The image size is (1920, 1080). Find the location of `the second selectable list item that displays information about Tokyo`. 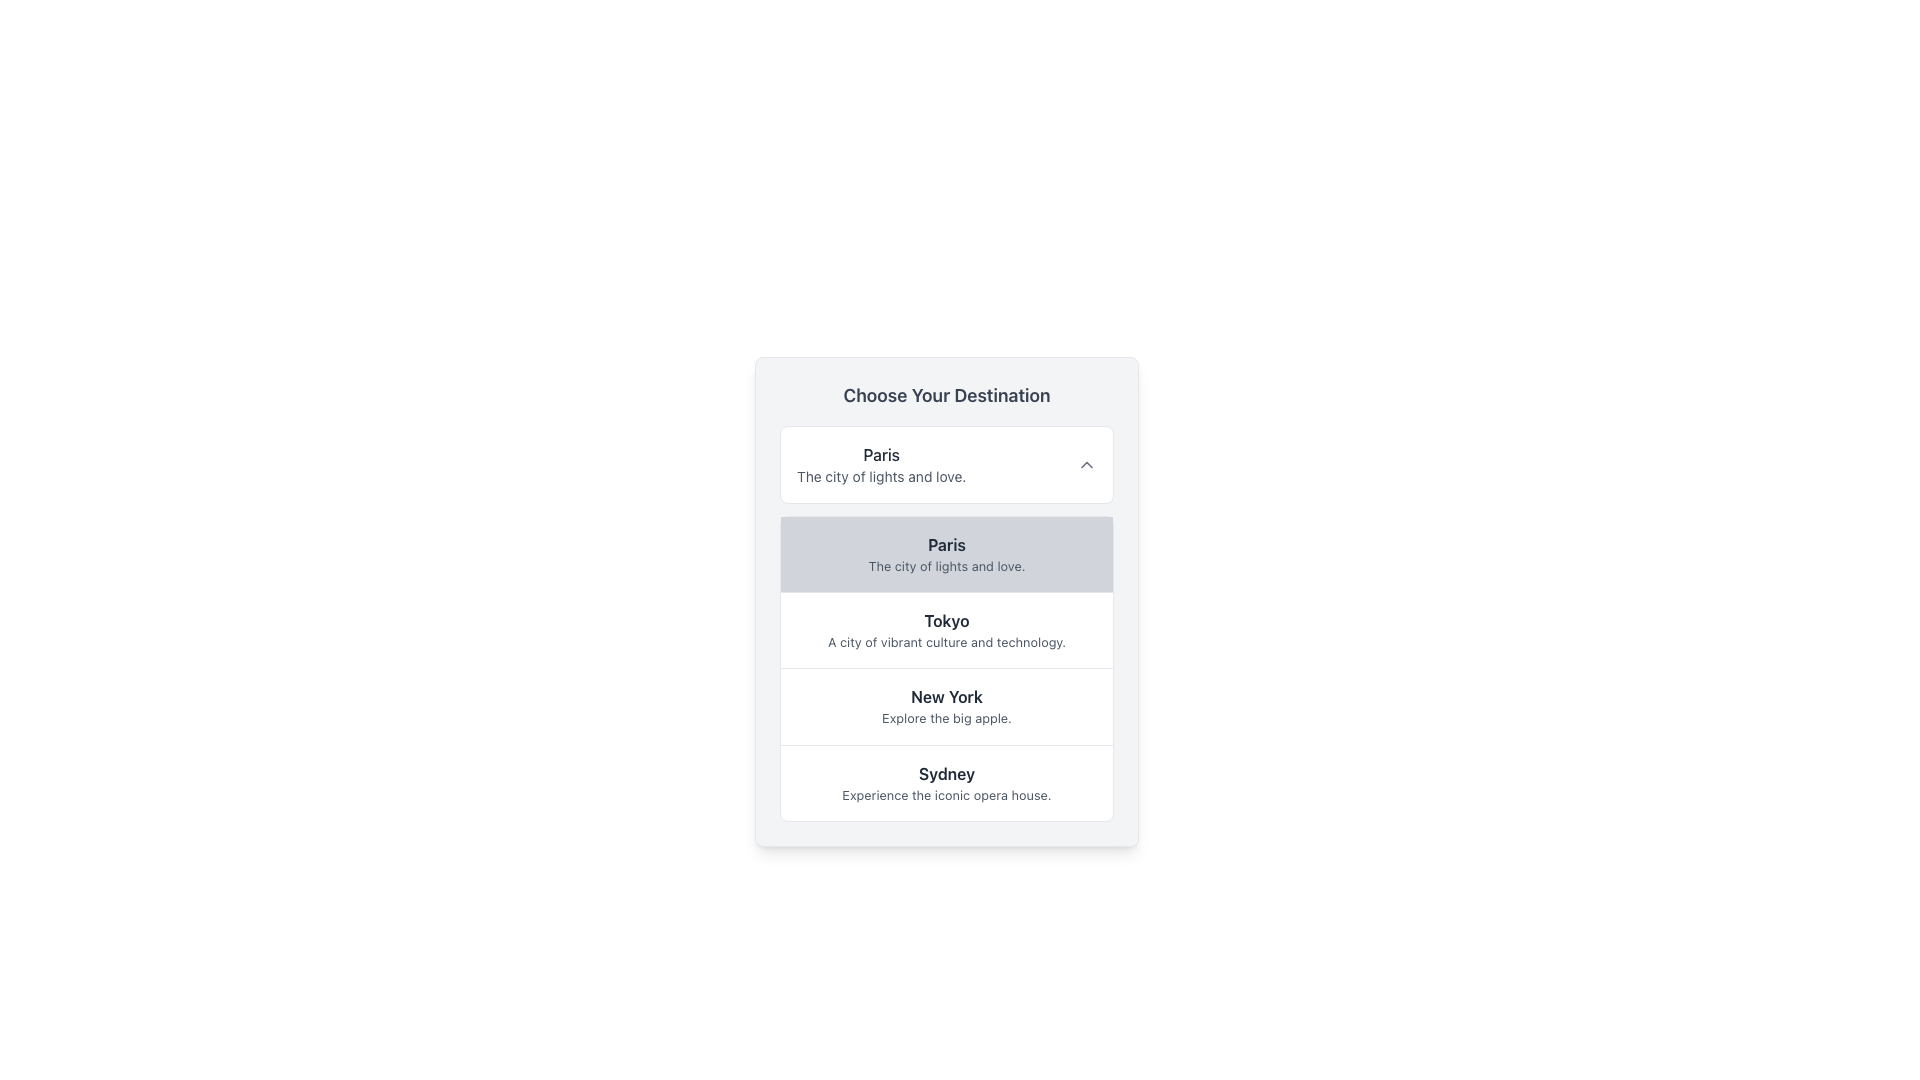

the second selectable list item that displays information about Tokyo is located at coordinates (945, 628).